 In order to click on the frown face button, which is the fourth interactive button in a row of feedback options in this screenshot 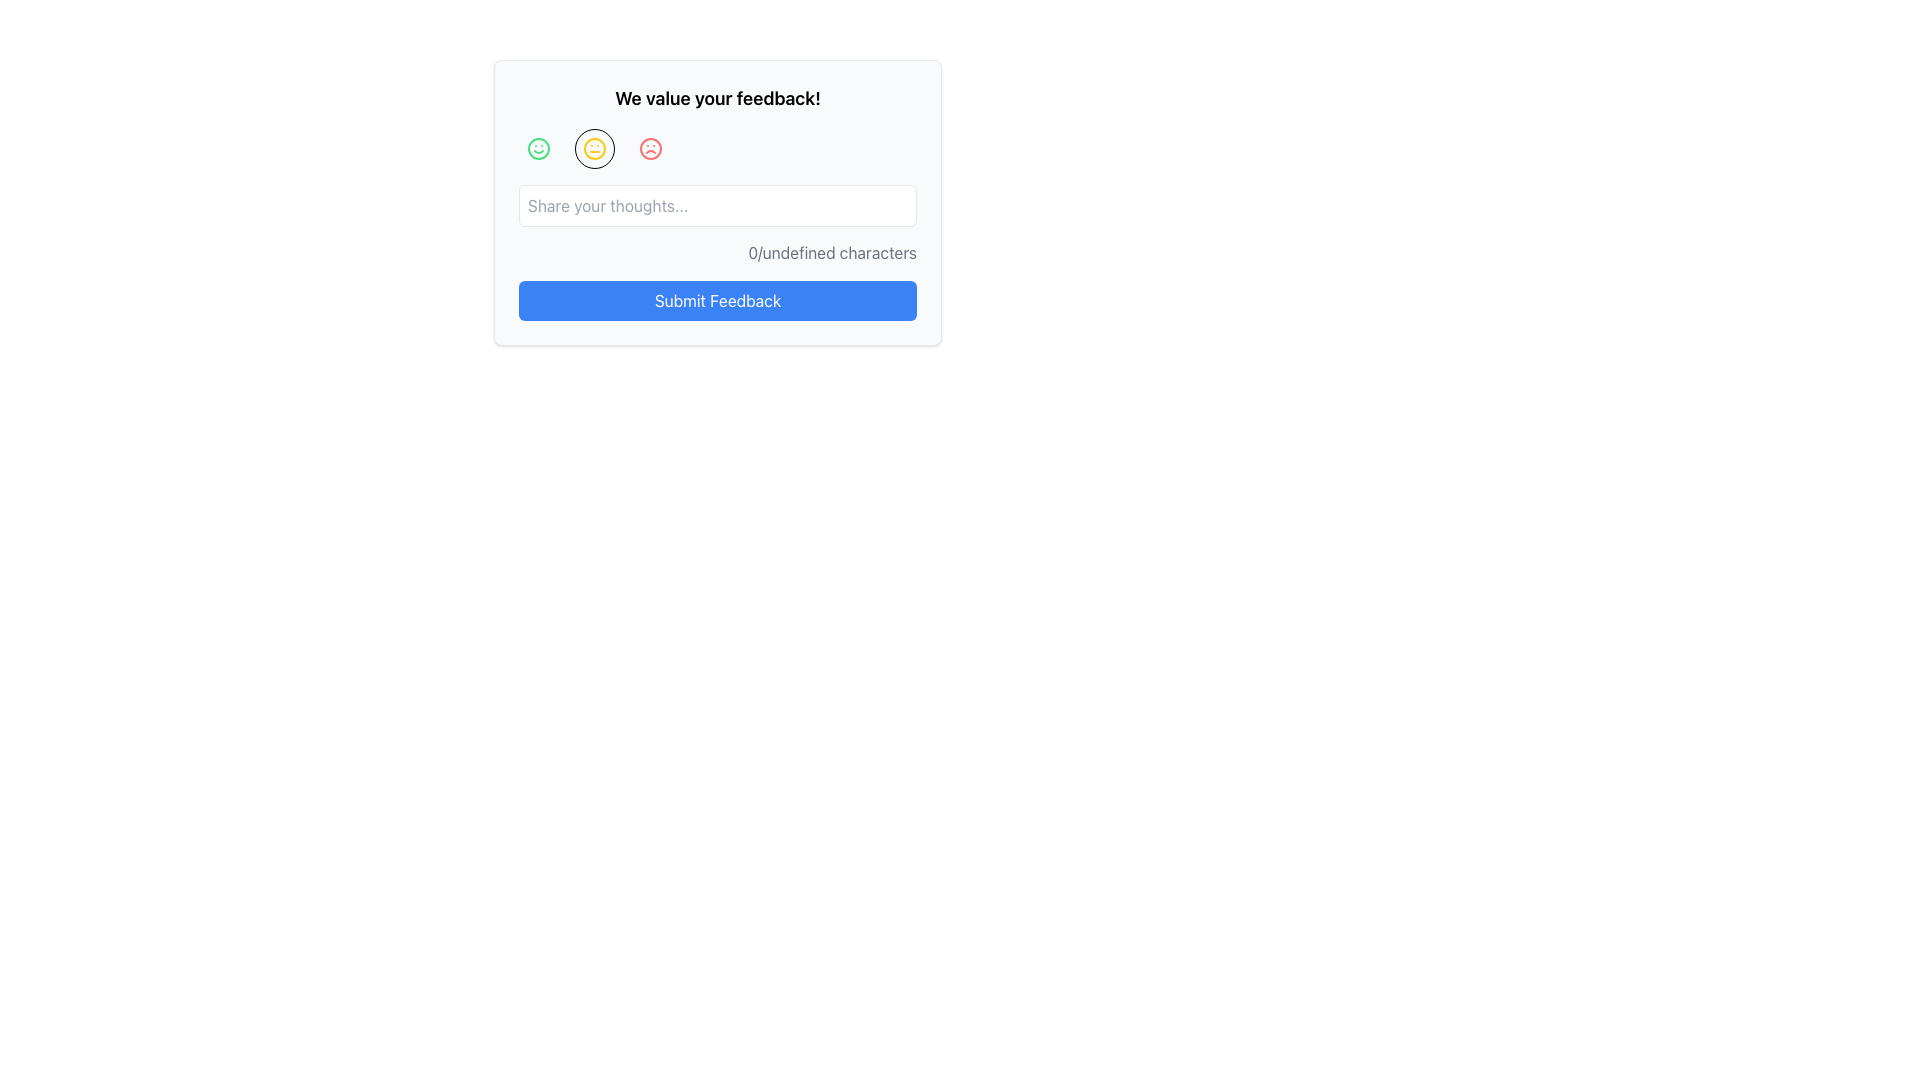, I will do `click(651, 148)`.